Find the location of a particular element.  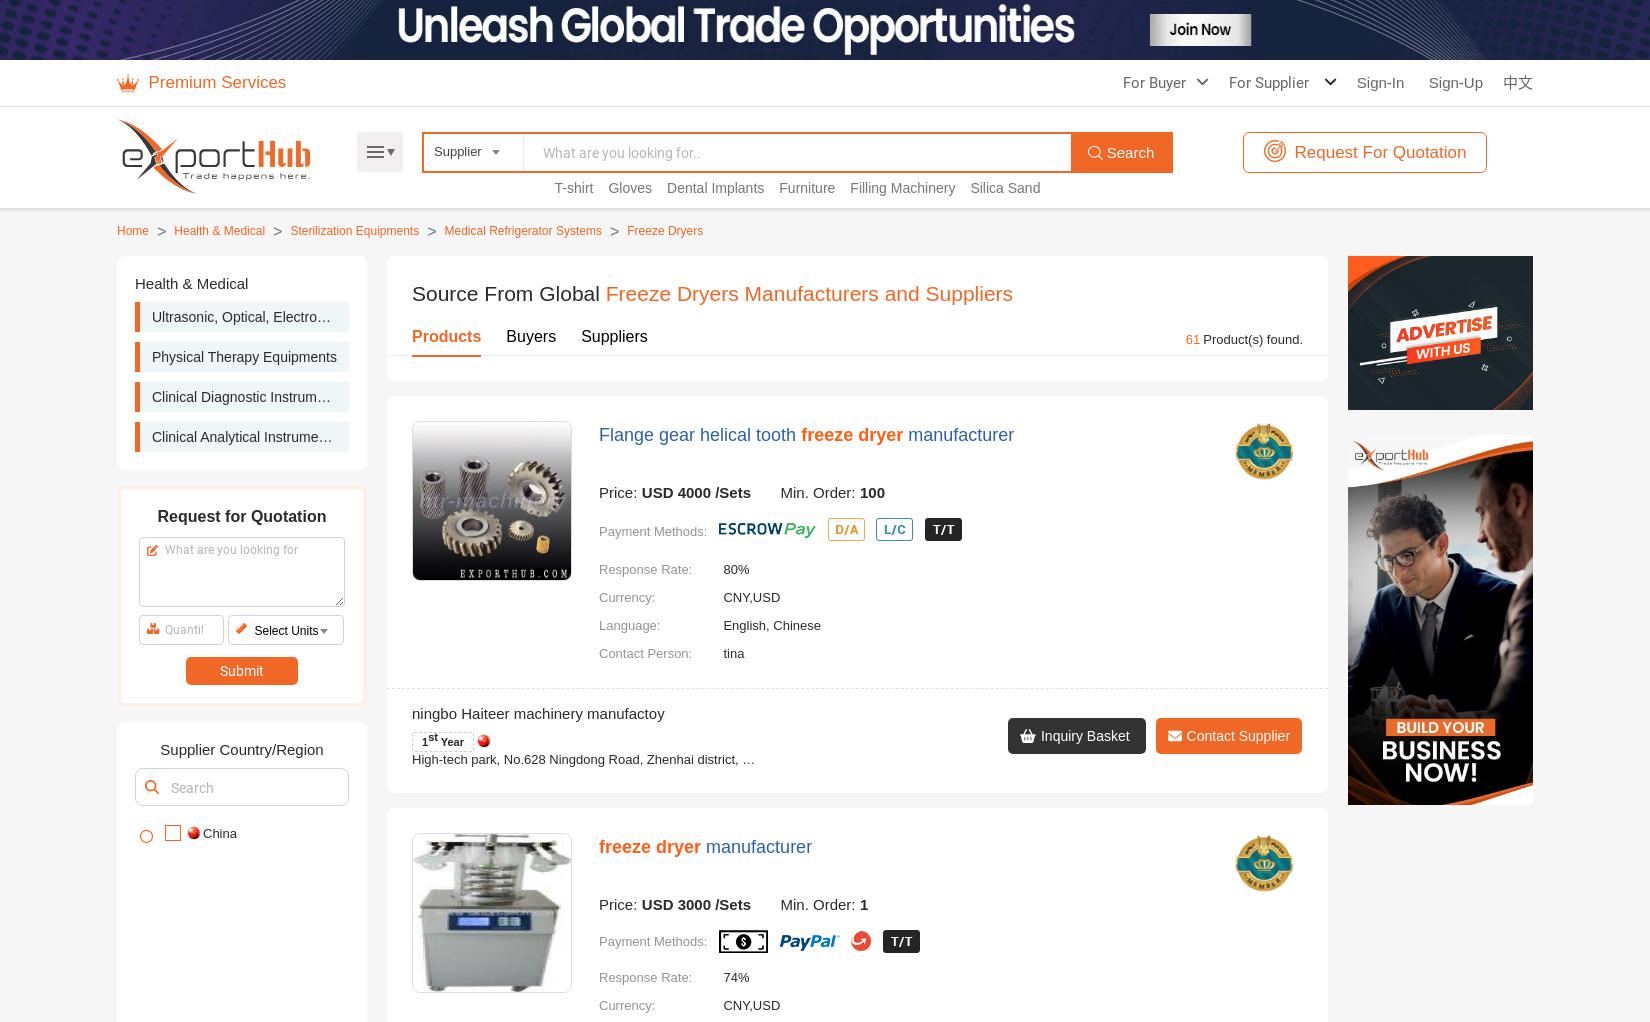

'82%' is located at coordinates (735, 73).